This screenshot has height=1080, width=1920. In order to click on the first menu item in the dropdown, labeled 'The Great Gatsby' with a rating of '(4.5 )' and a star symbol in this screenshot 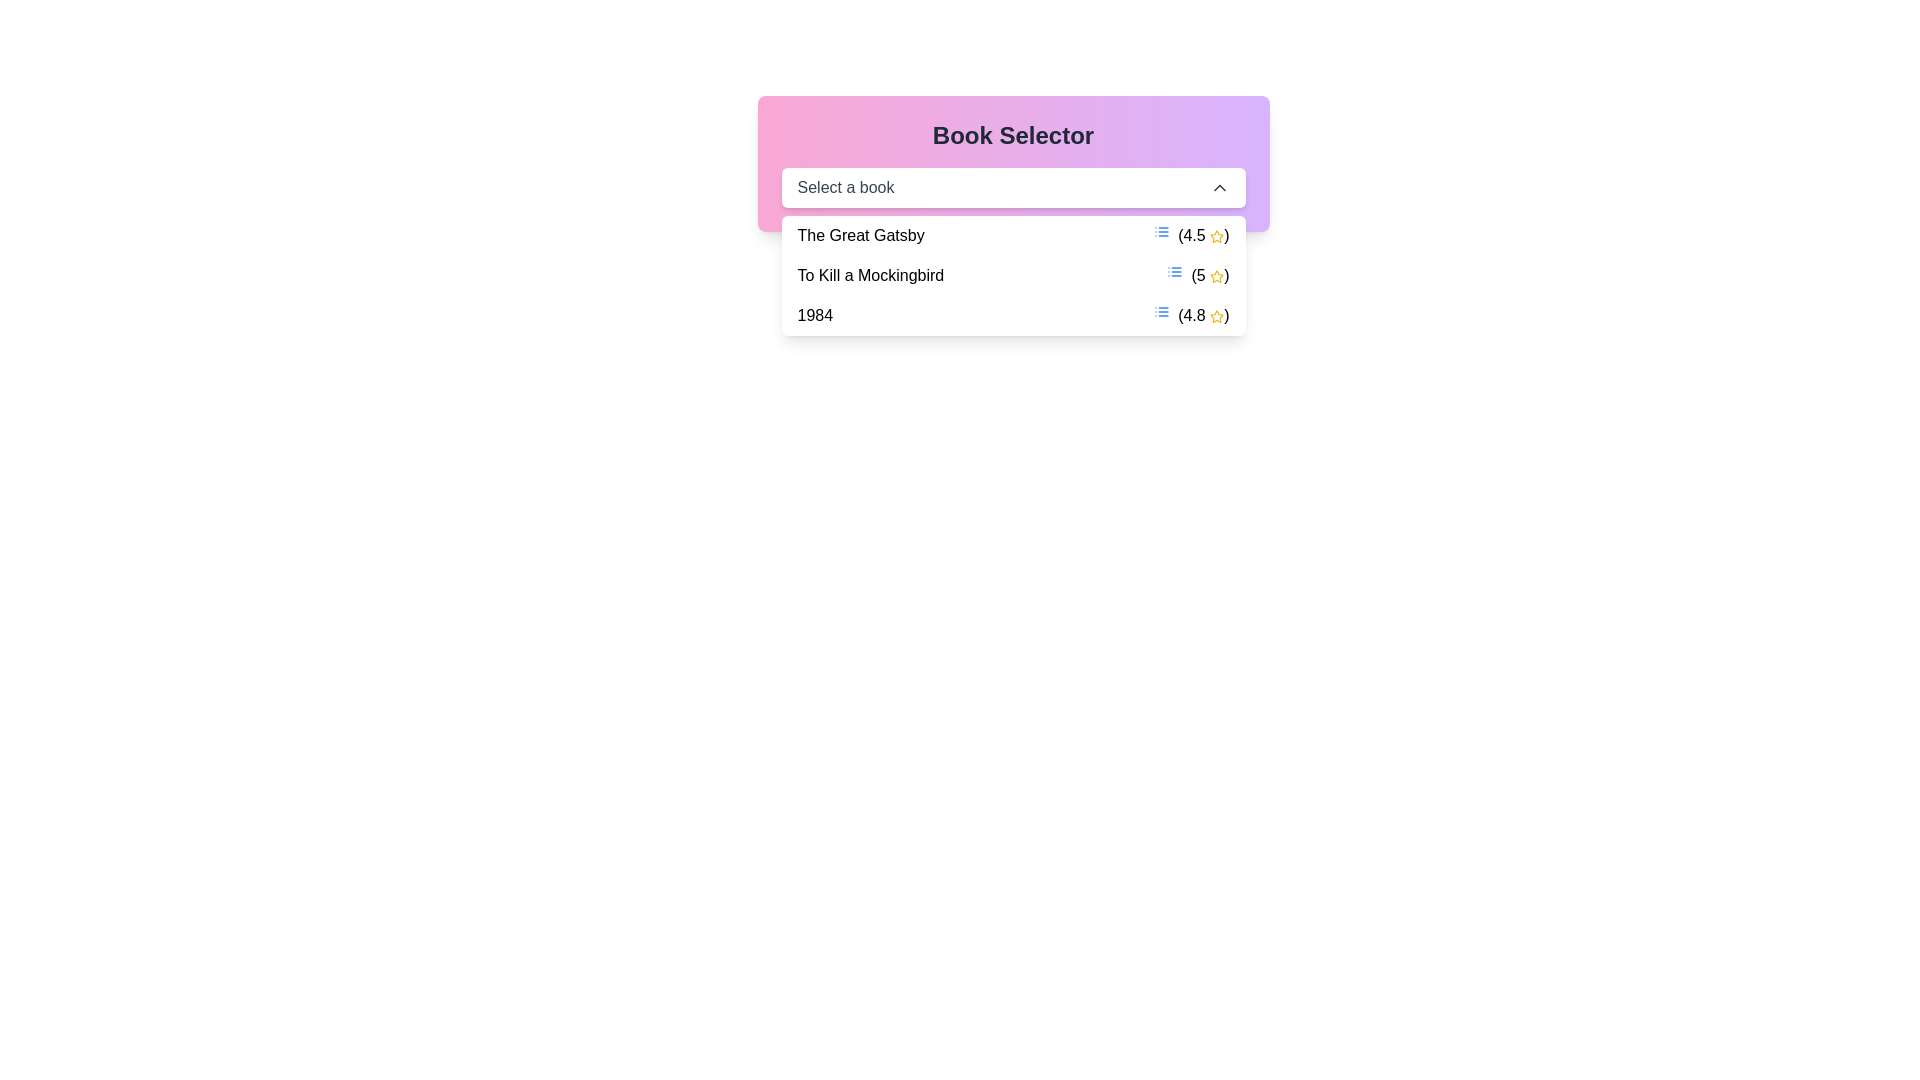, I will do `click(1013, 234)`.